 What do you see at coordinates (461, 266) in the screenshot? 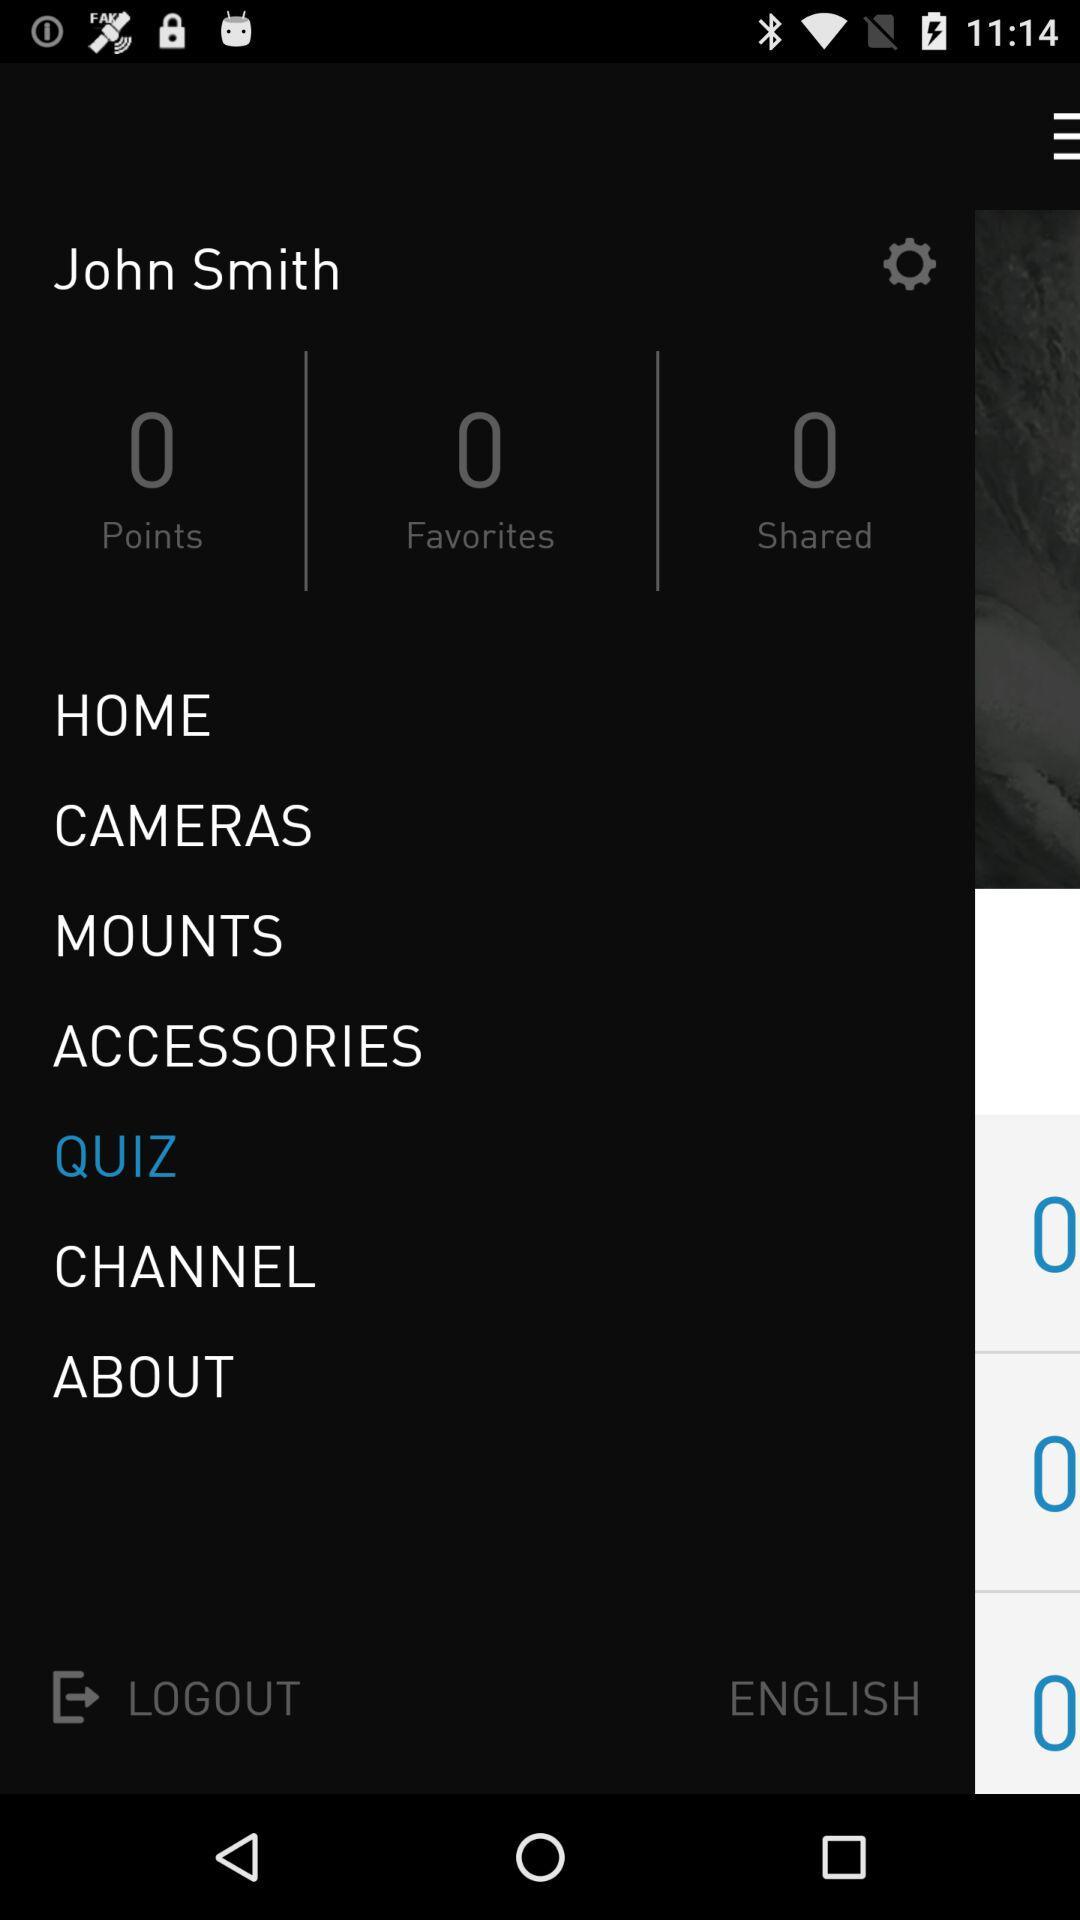
I see `the john smith item` at bounding box center [461, 266].